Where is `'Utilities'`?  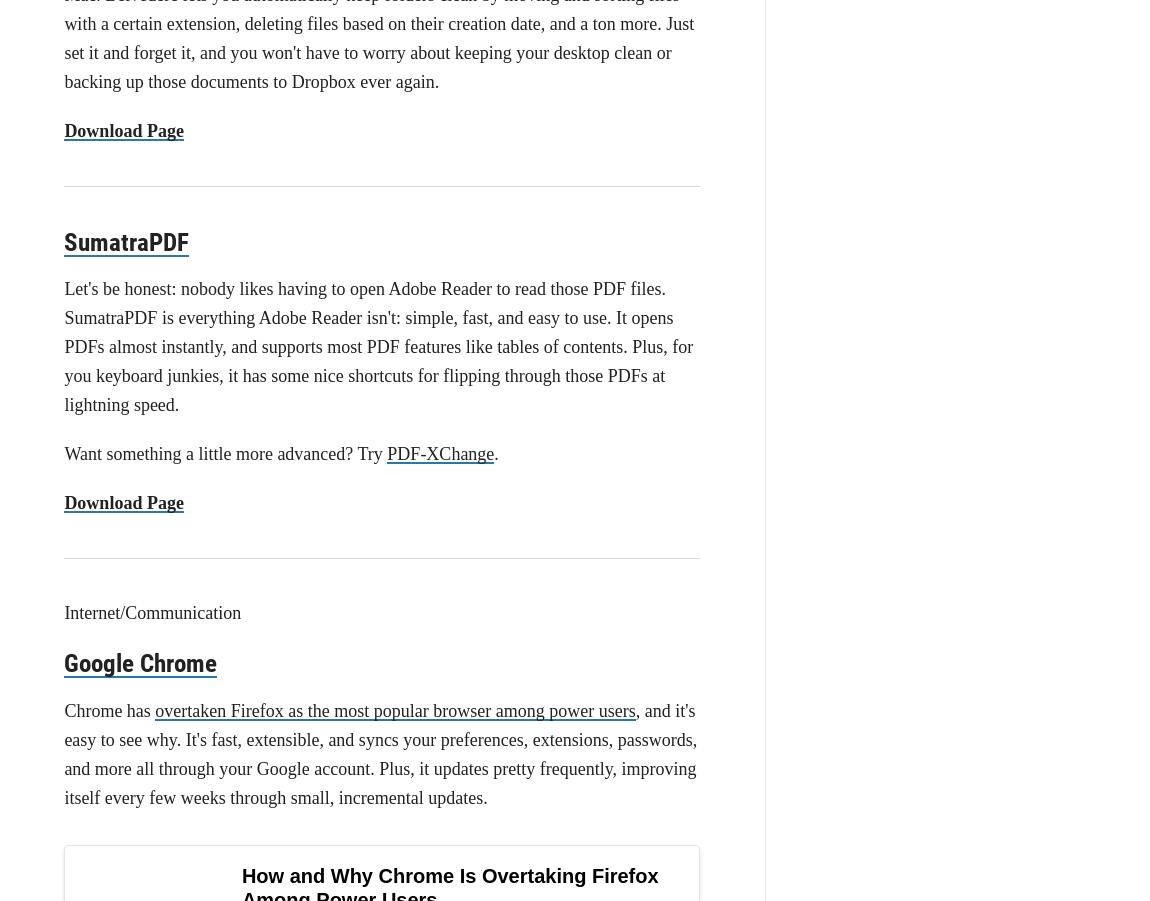
'Utilities' is located at coordinates (63, 91).